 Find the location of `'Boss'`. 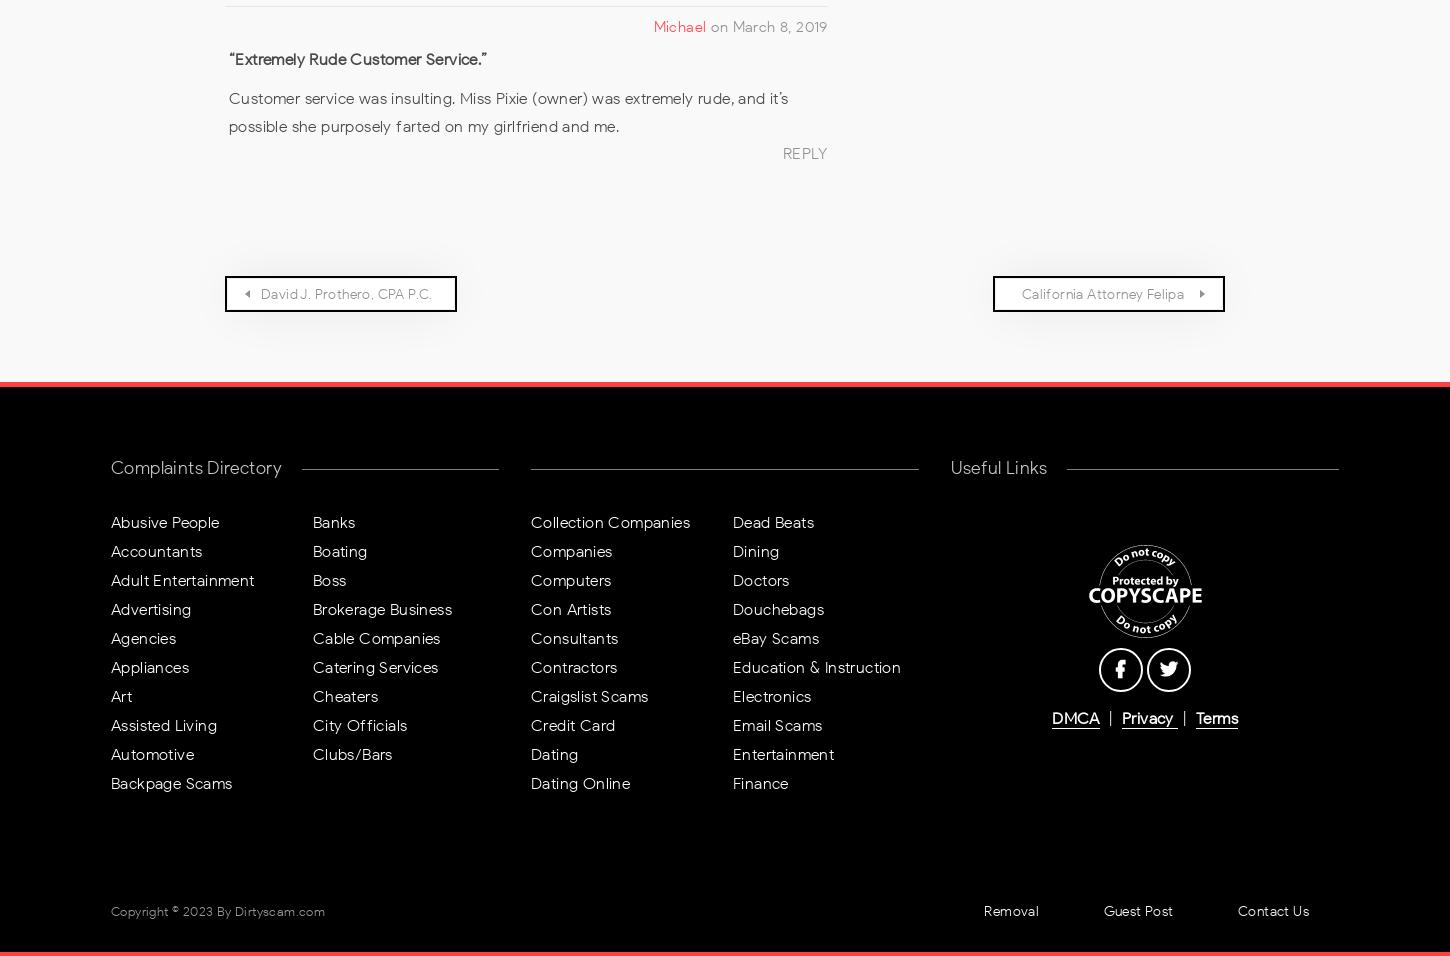

'Boss' is located at coordinates (329, 578).